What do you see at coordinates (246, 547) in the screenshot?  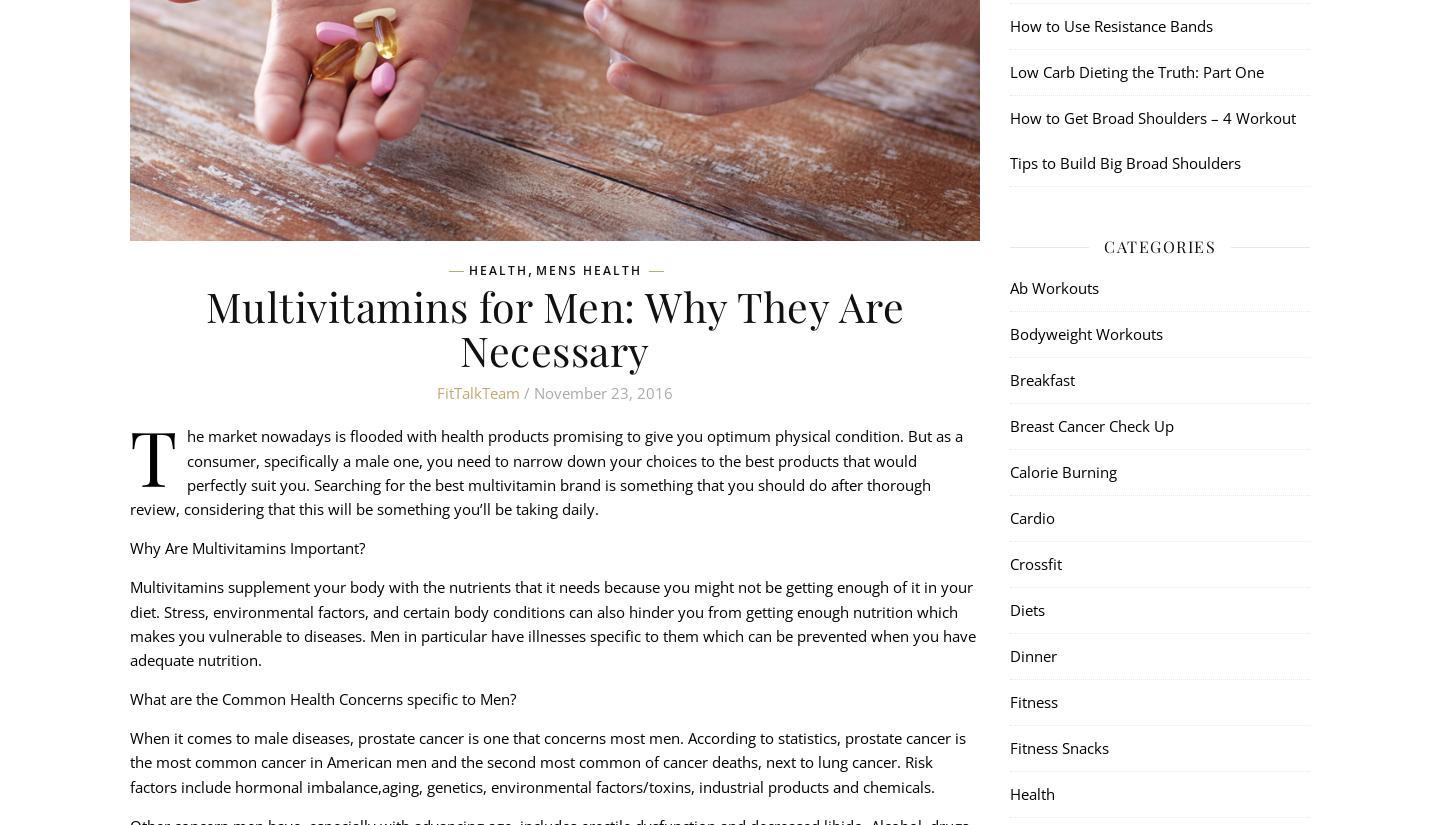 I see `'Why Are Multivitamins Important?'` at bounding box center [246, 547].